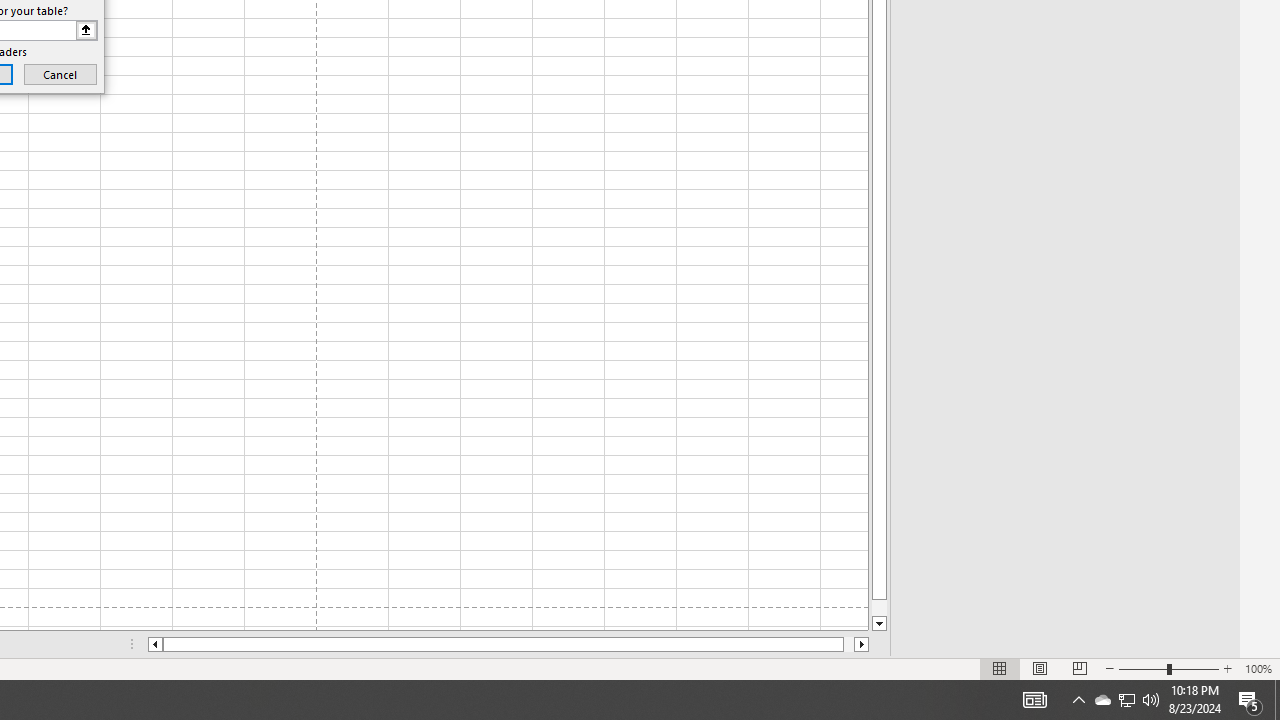 The width and height of the screenshot is (1280, 720). Describe the element at coordinates (1226, 669) in the screenshot. I see `'Zoom In'` at that location.